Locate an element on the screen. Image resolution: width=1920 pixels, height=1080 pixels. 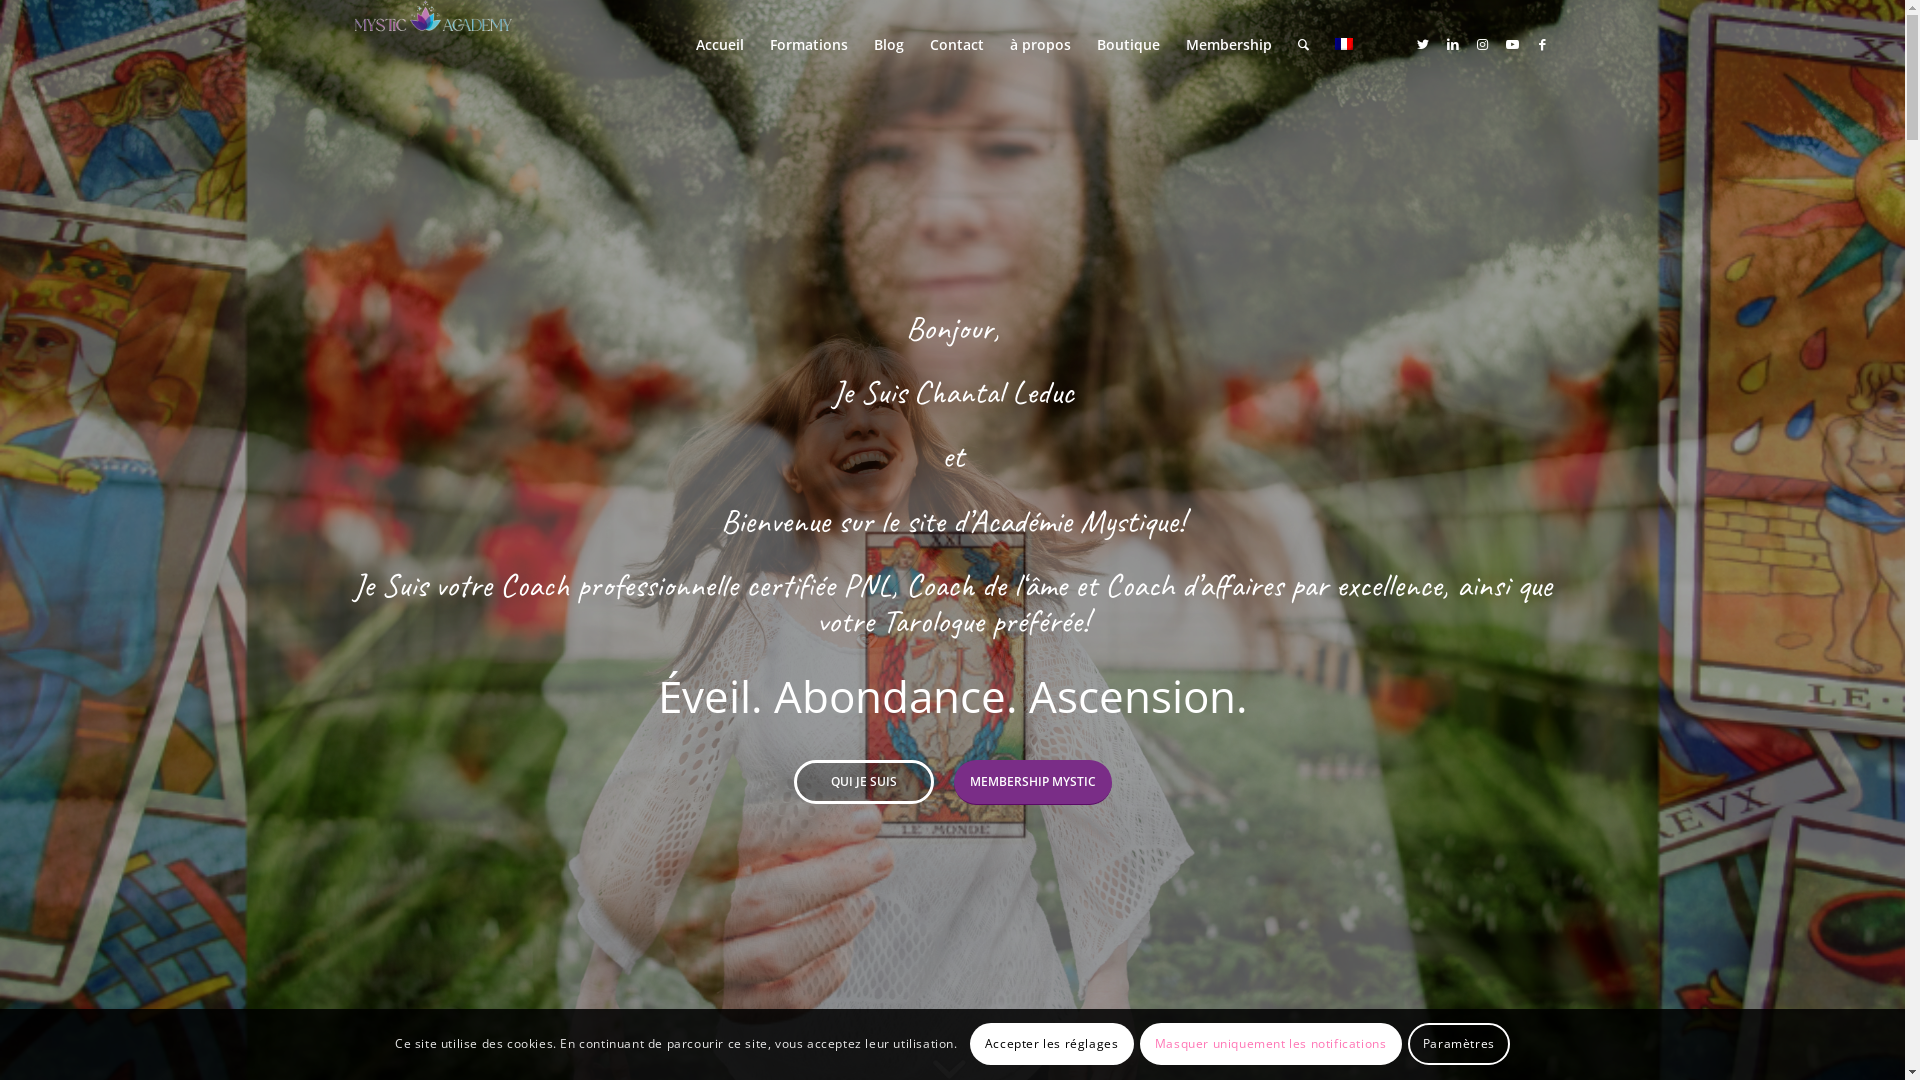
'QUI JE SUIS' is located at coordinates (864, 781).